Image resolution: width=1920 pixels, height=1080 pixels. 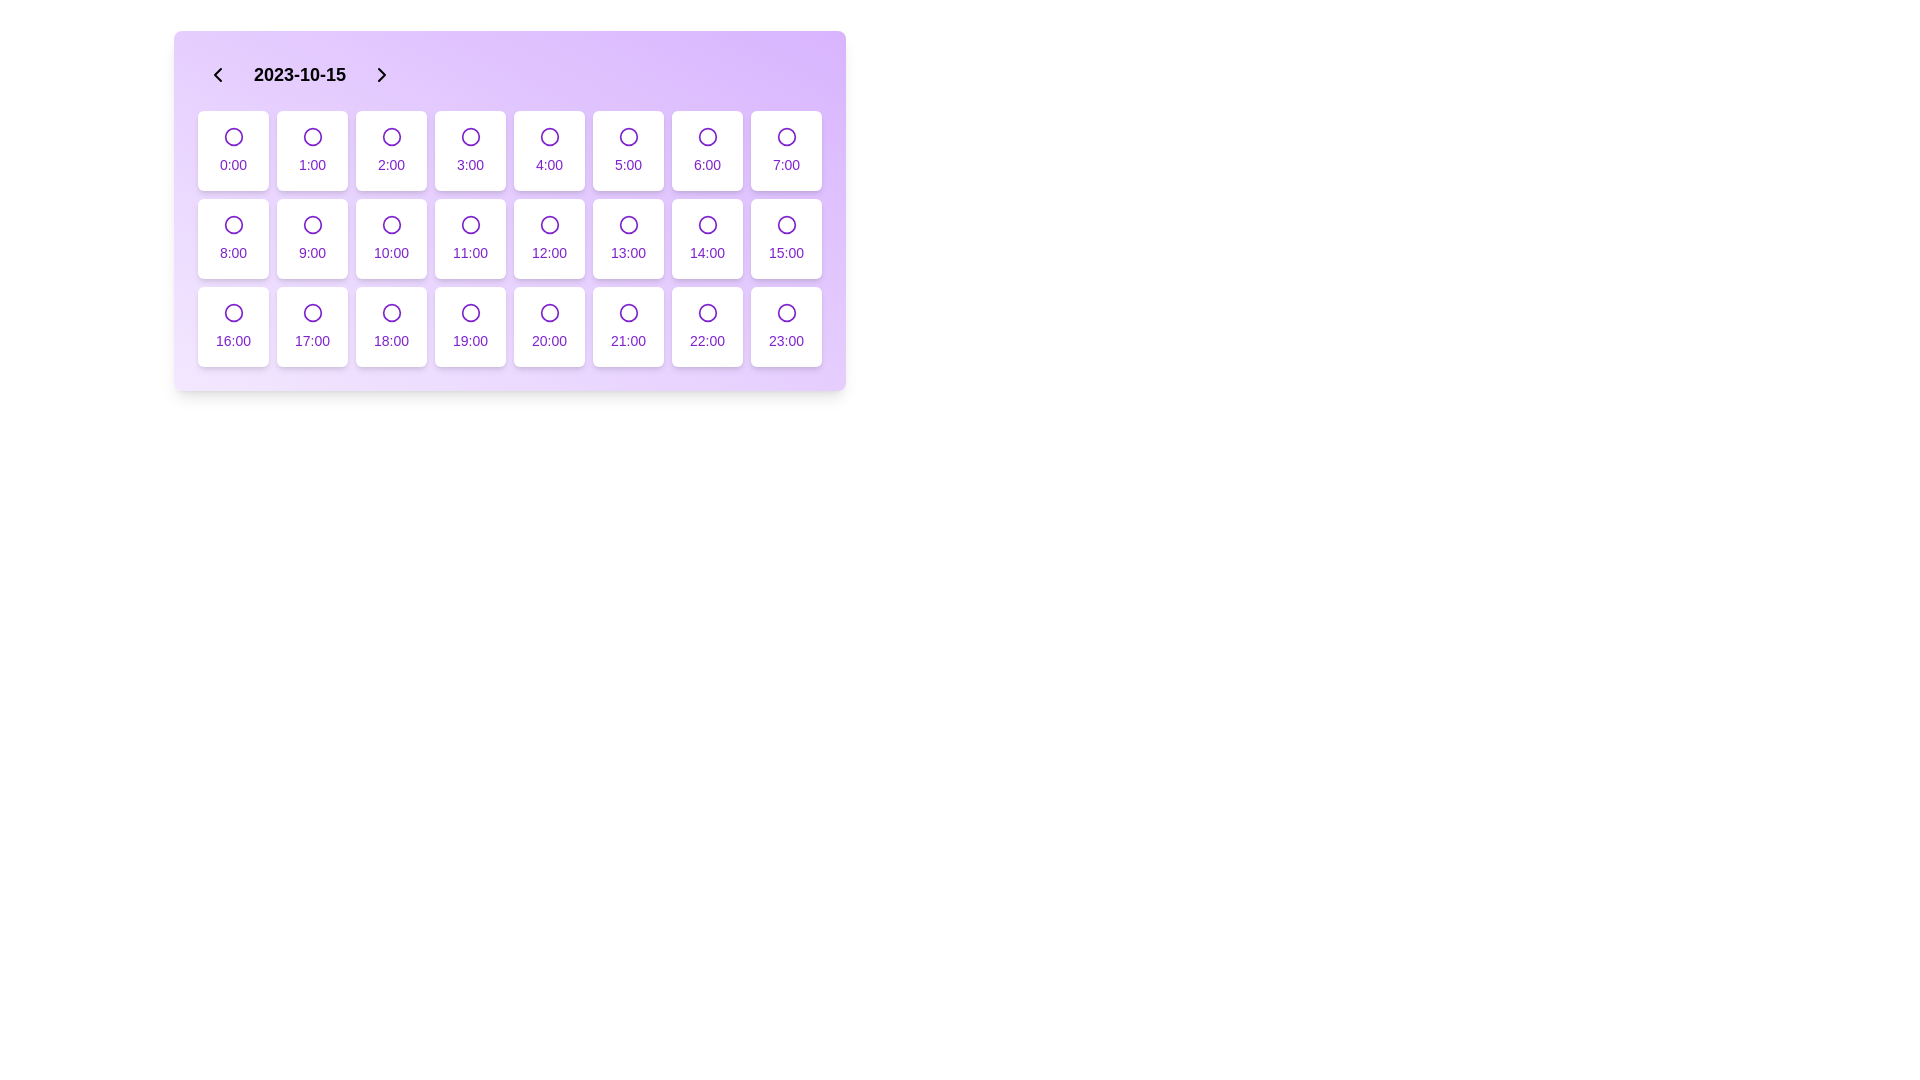 I want to click on the radio button for the time slot '13:00', so click(x=627, y=224).